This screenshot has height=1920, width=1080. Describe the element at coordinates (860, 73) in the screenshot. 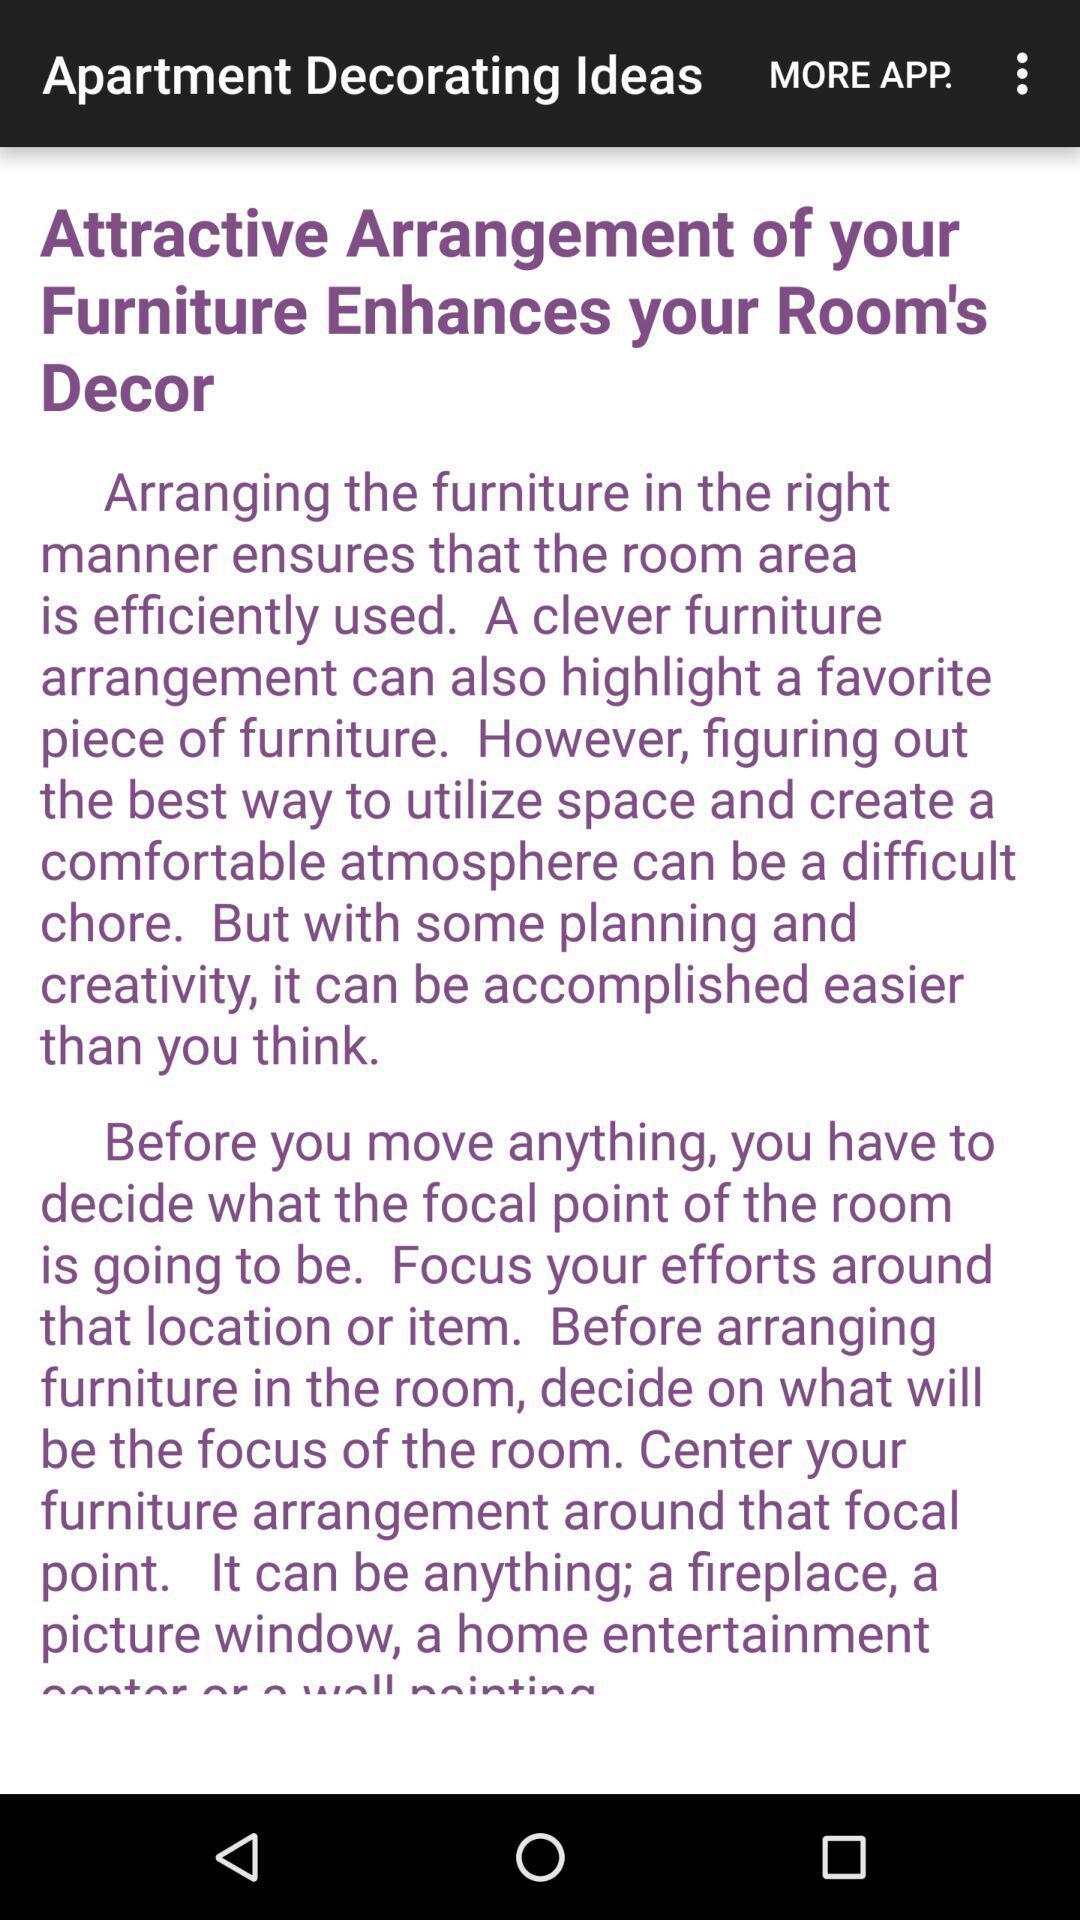

I see `the icon next to the apartment decorating ideas` at that location.